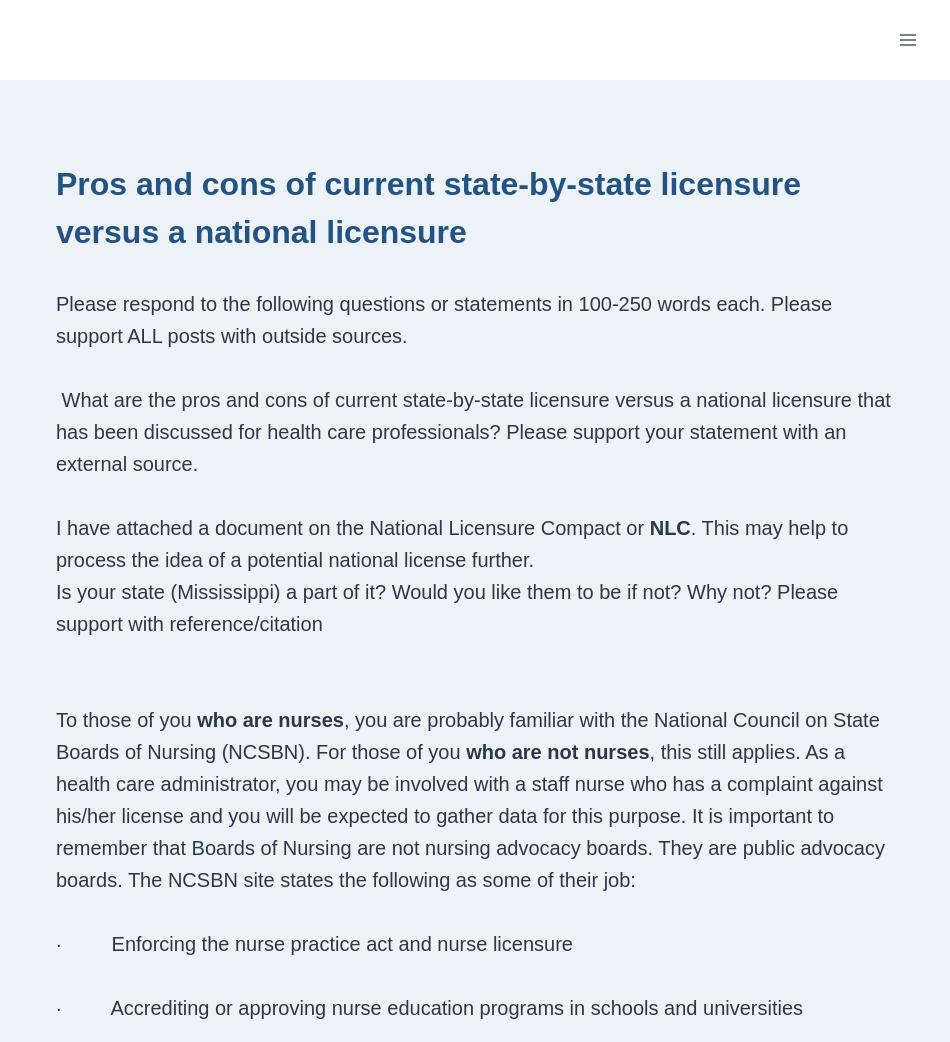 The width and height of the screenshot is (950, 1042). Describe the element at coordinates (443, 319) in the screenshot. I see `'Please respond to the following questions or statements in 100-250 words each. Please support ALL posts with outside sources.'` at that location.